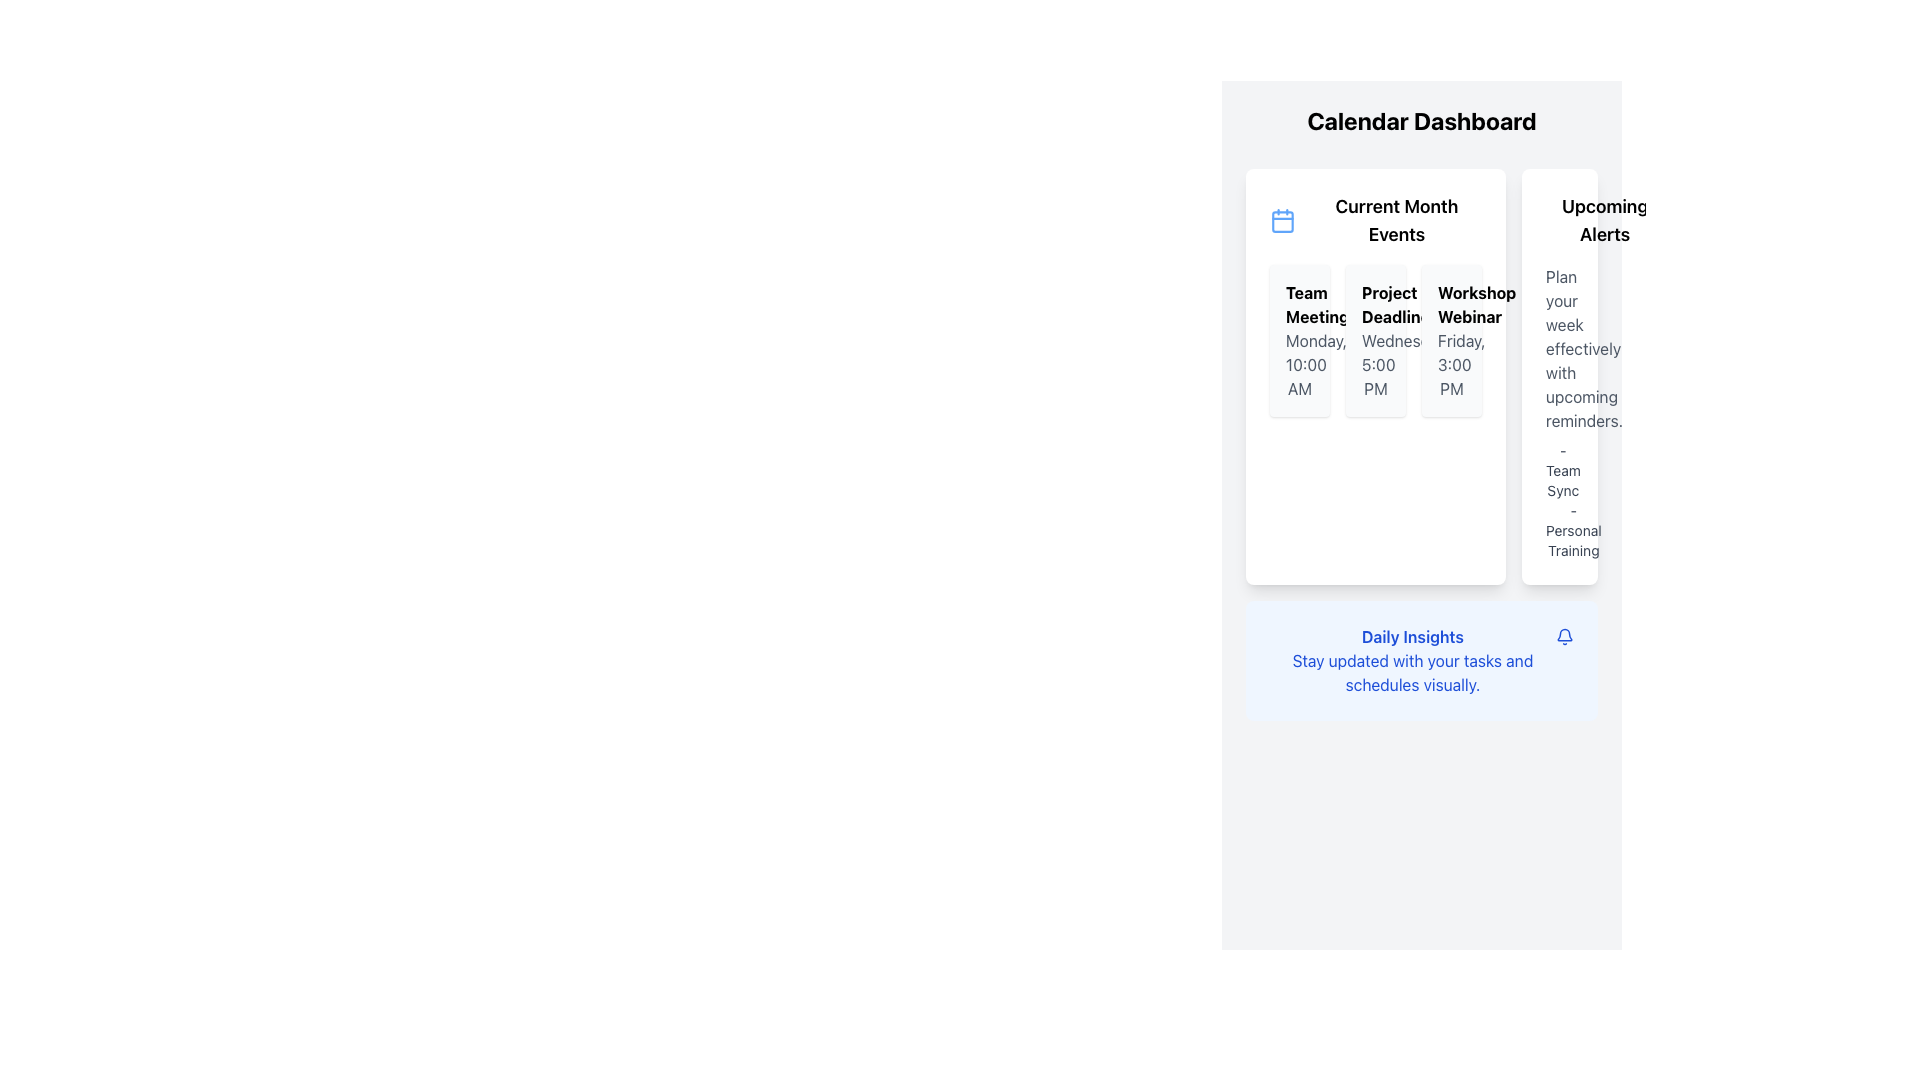 The image size is (1920, 1080). What do you see at coordinates (1300, 304) in the screenshot?
I see `title text that serves as the heading within the 'Current Month Events' section, located in the first card of three horizontal cards` at bounding box center [1300, 304].